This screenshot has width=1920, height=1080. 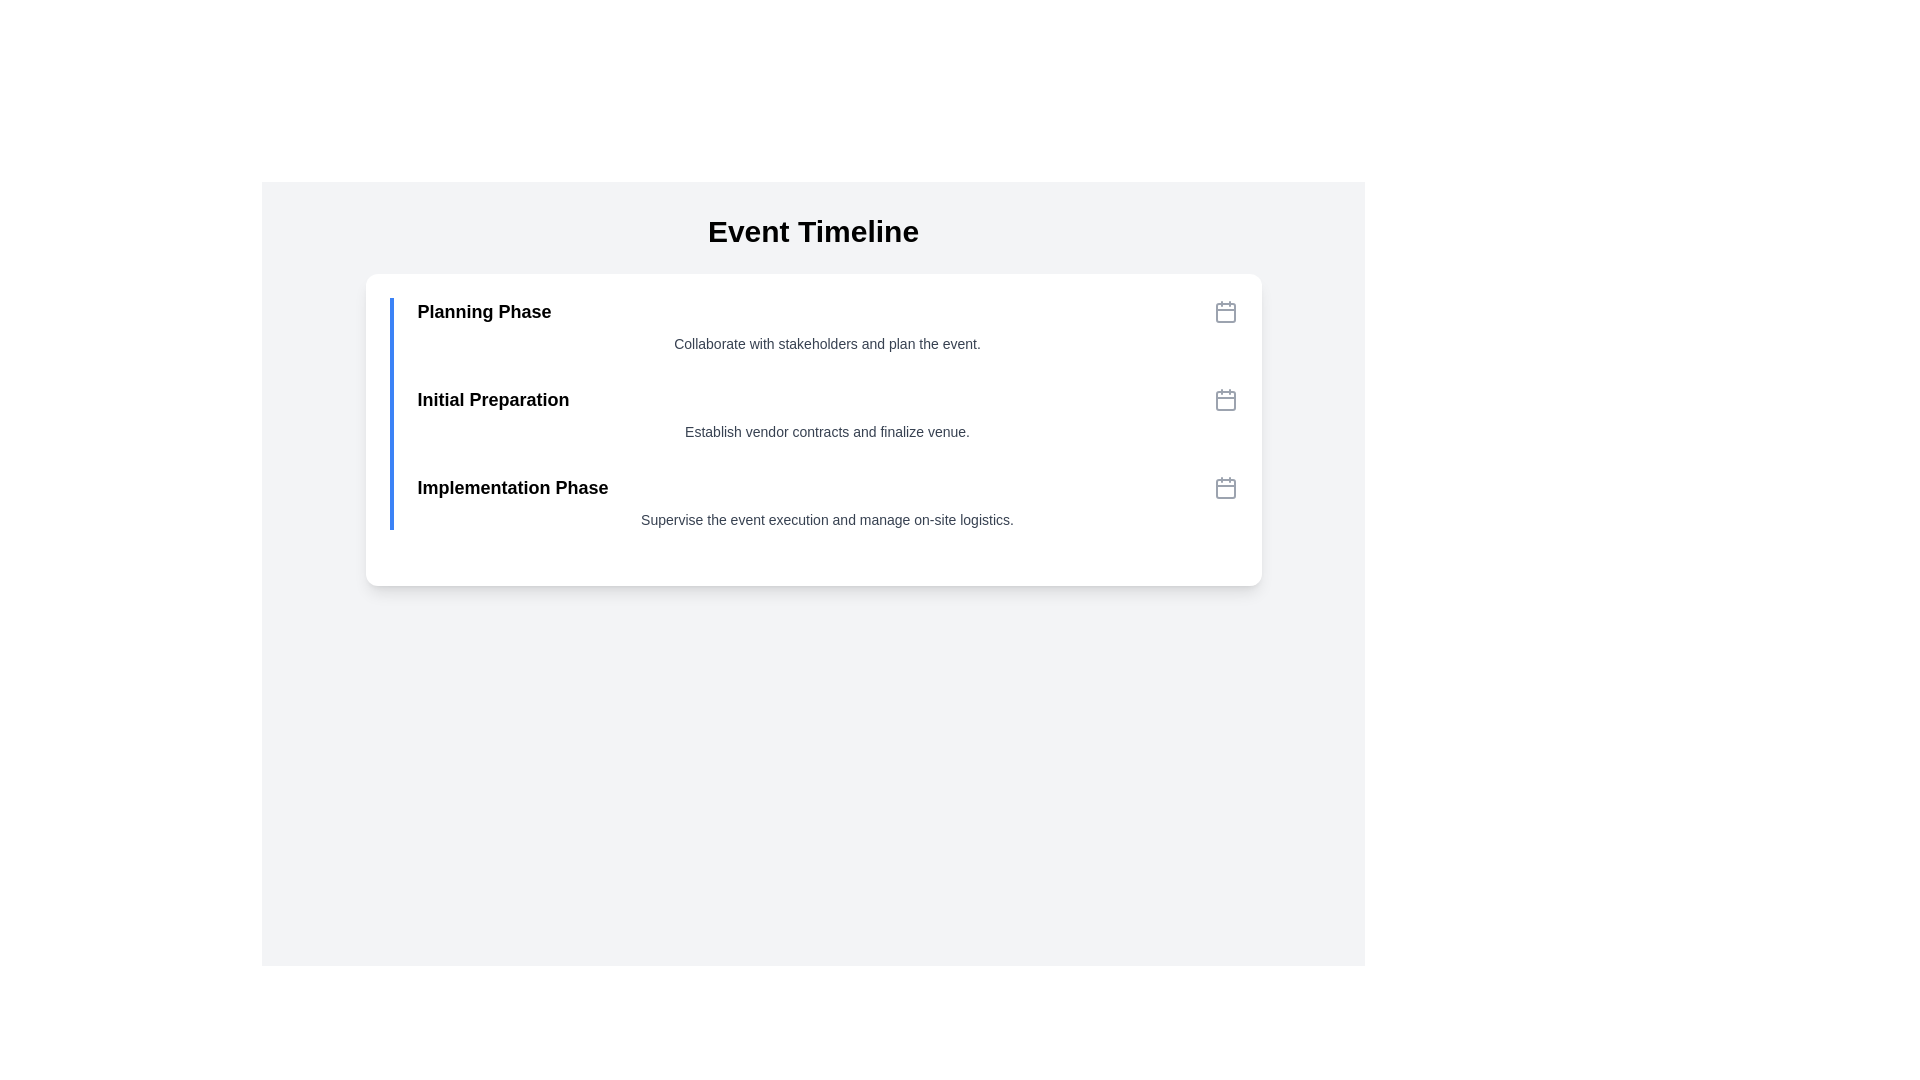 What do you see at coordinates (393, 482) in the screenshot?
I see `the visual marker indicating the 'Implementation Phase' located to the left of the text 'Implementation Phase'` at bounding box center [393, 482].